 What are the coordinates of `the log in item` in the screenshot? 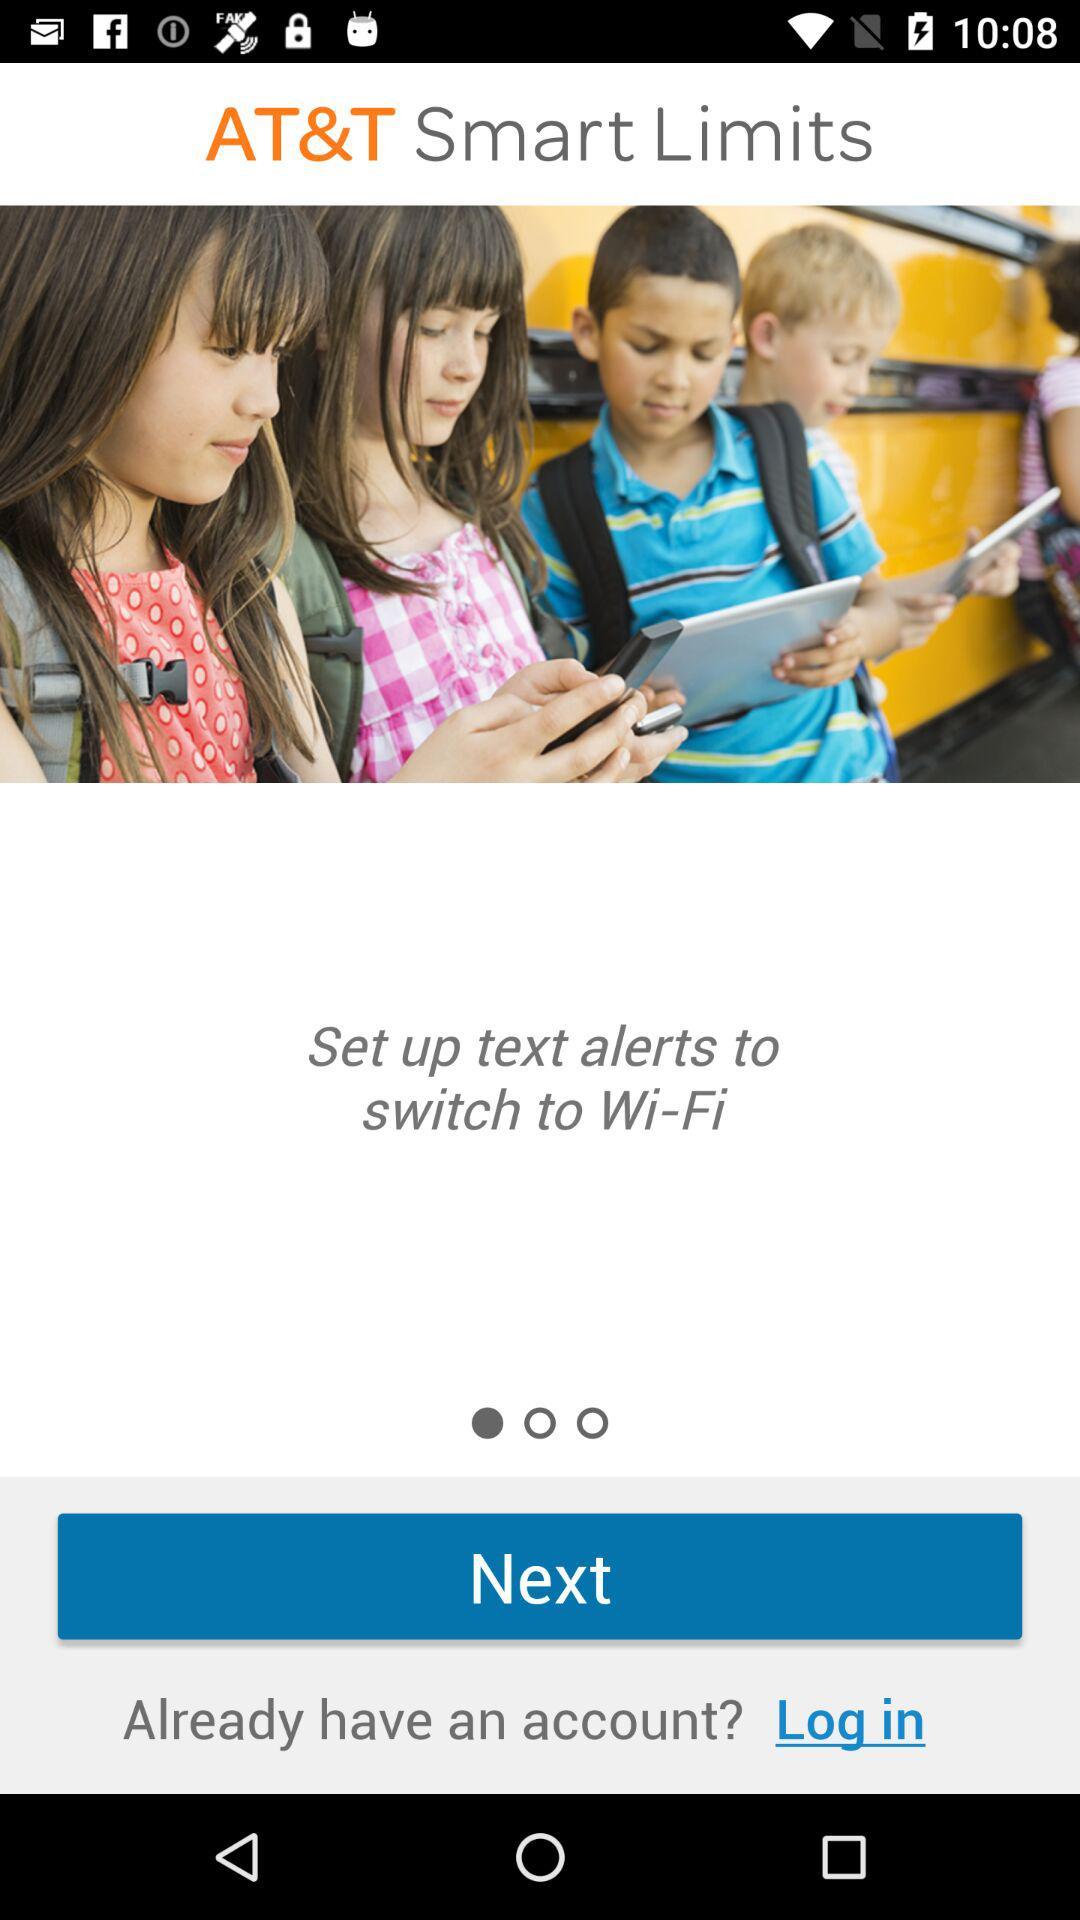 It's located at (850, 1716).